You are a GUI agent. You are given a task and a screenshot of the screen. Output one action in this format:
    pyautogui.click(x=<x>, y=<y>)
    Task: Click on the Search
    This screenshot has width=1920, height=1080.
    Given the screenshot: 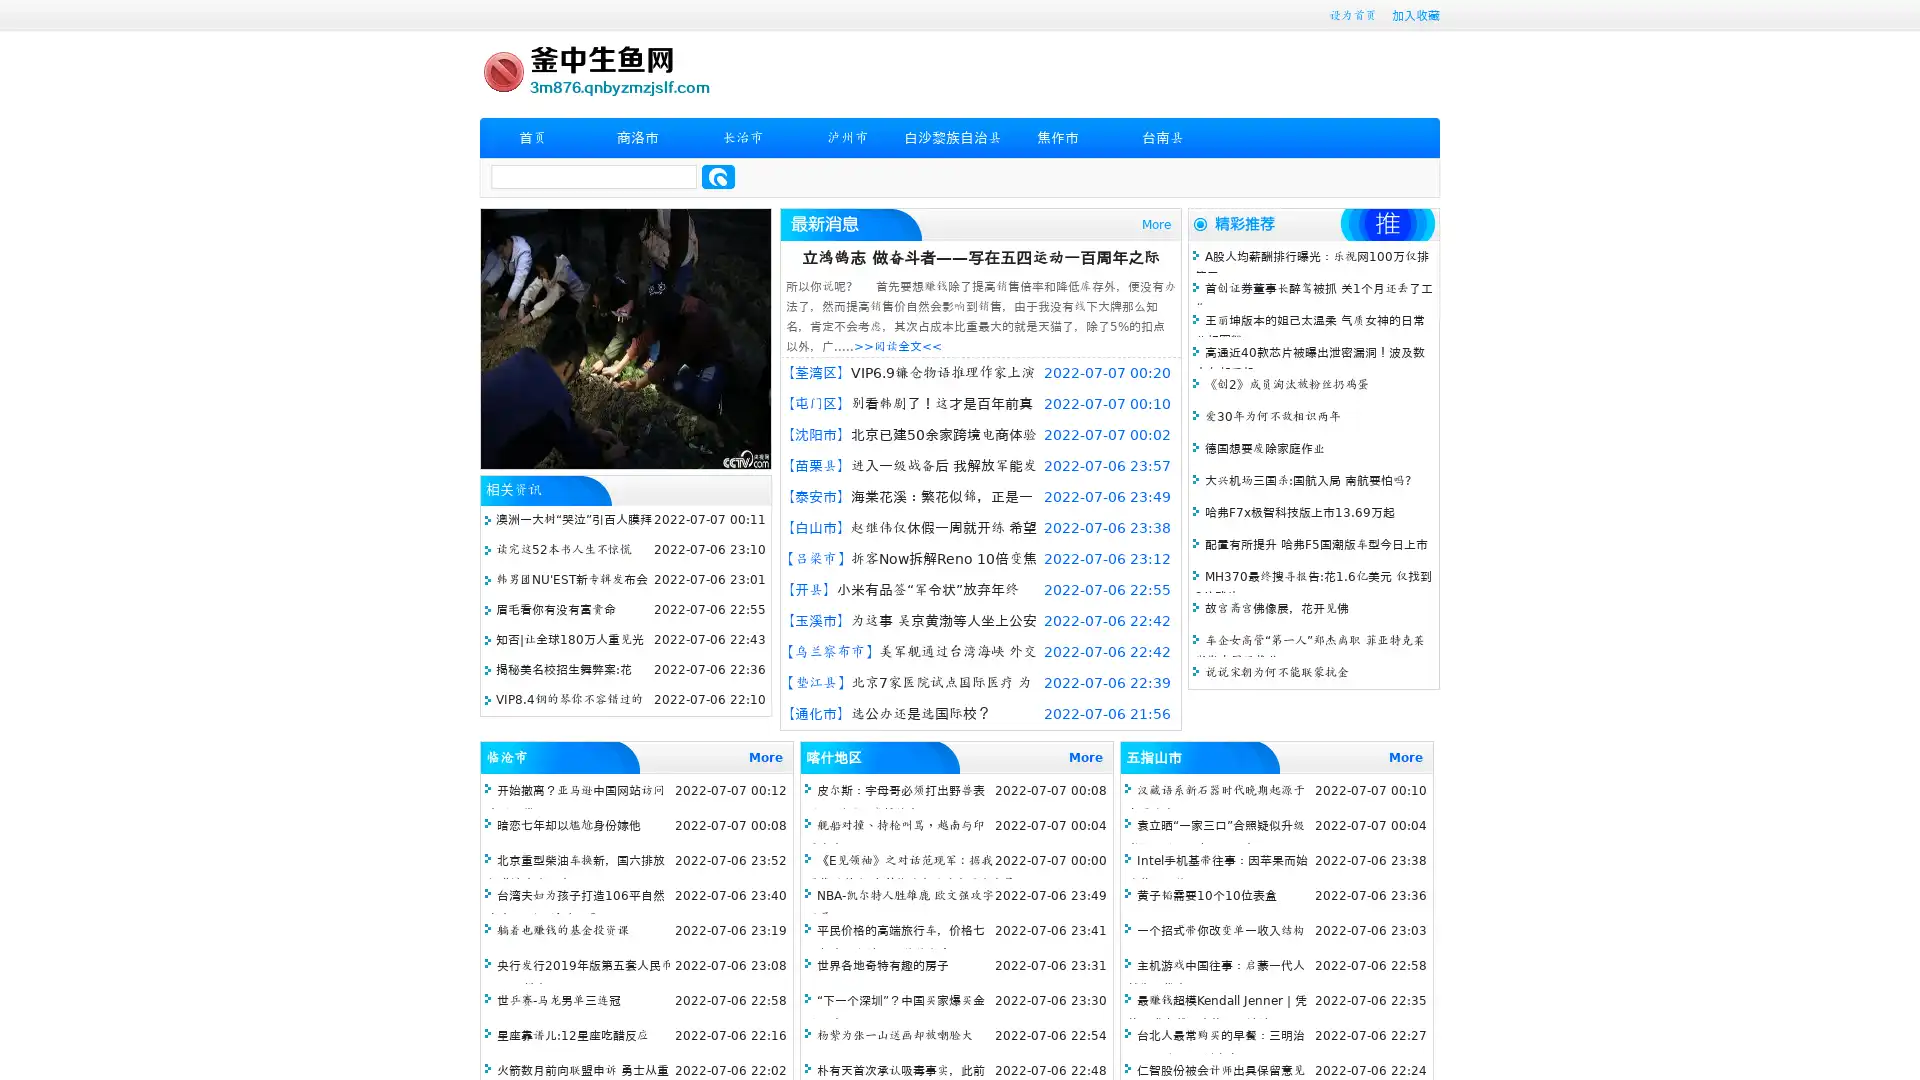 What is the action you would take?
    pyautogui.click(x=718, y=176)
    